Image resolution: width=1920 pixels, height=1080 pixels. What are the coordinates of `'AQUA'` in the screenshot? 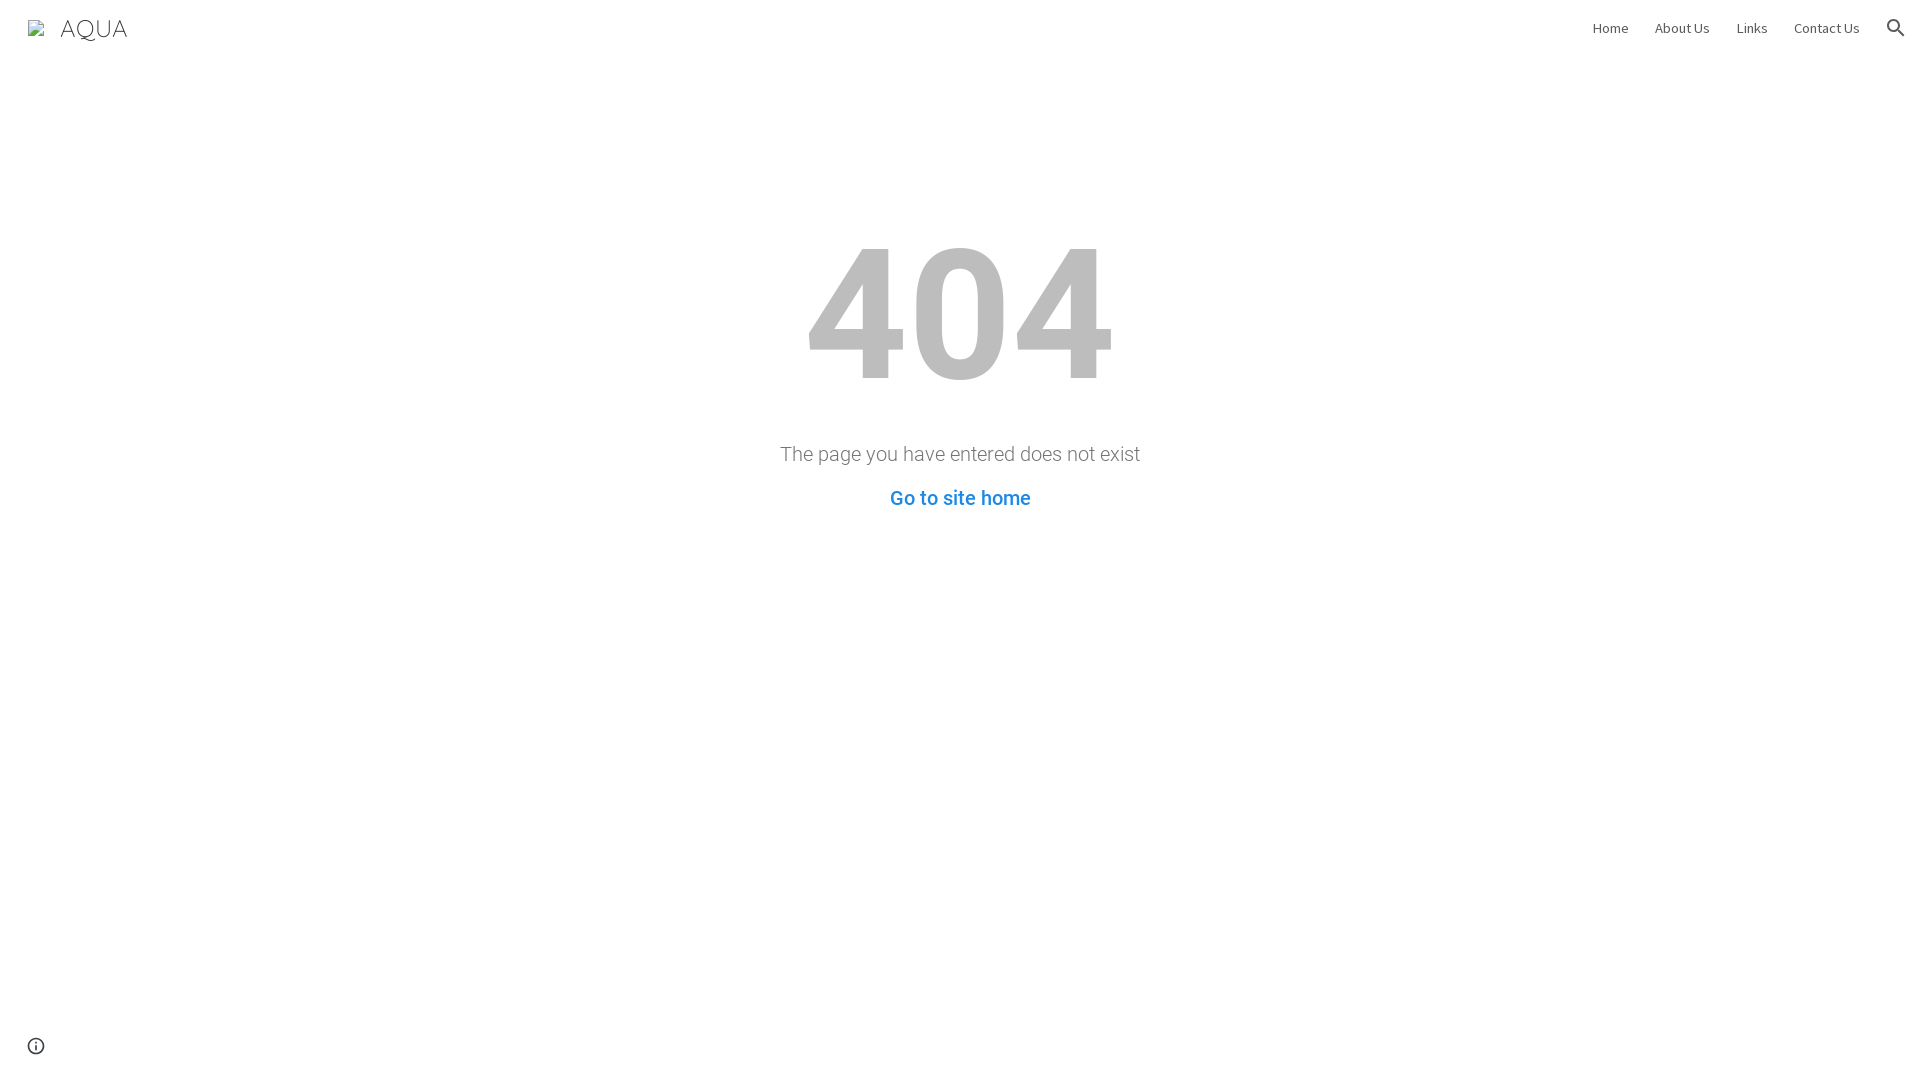 It's located at (77, 24).